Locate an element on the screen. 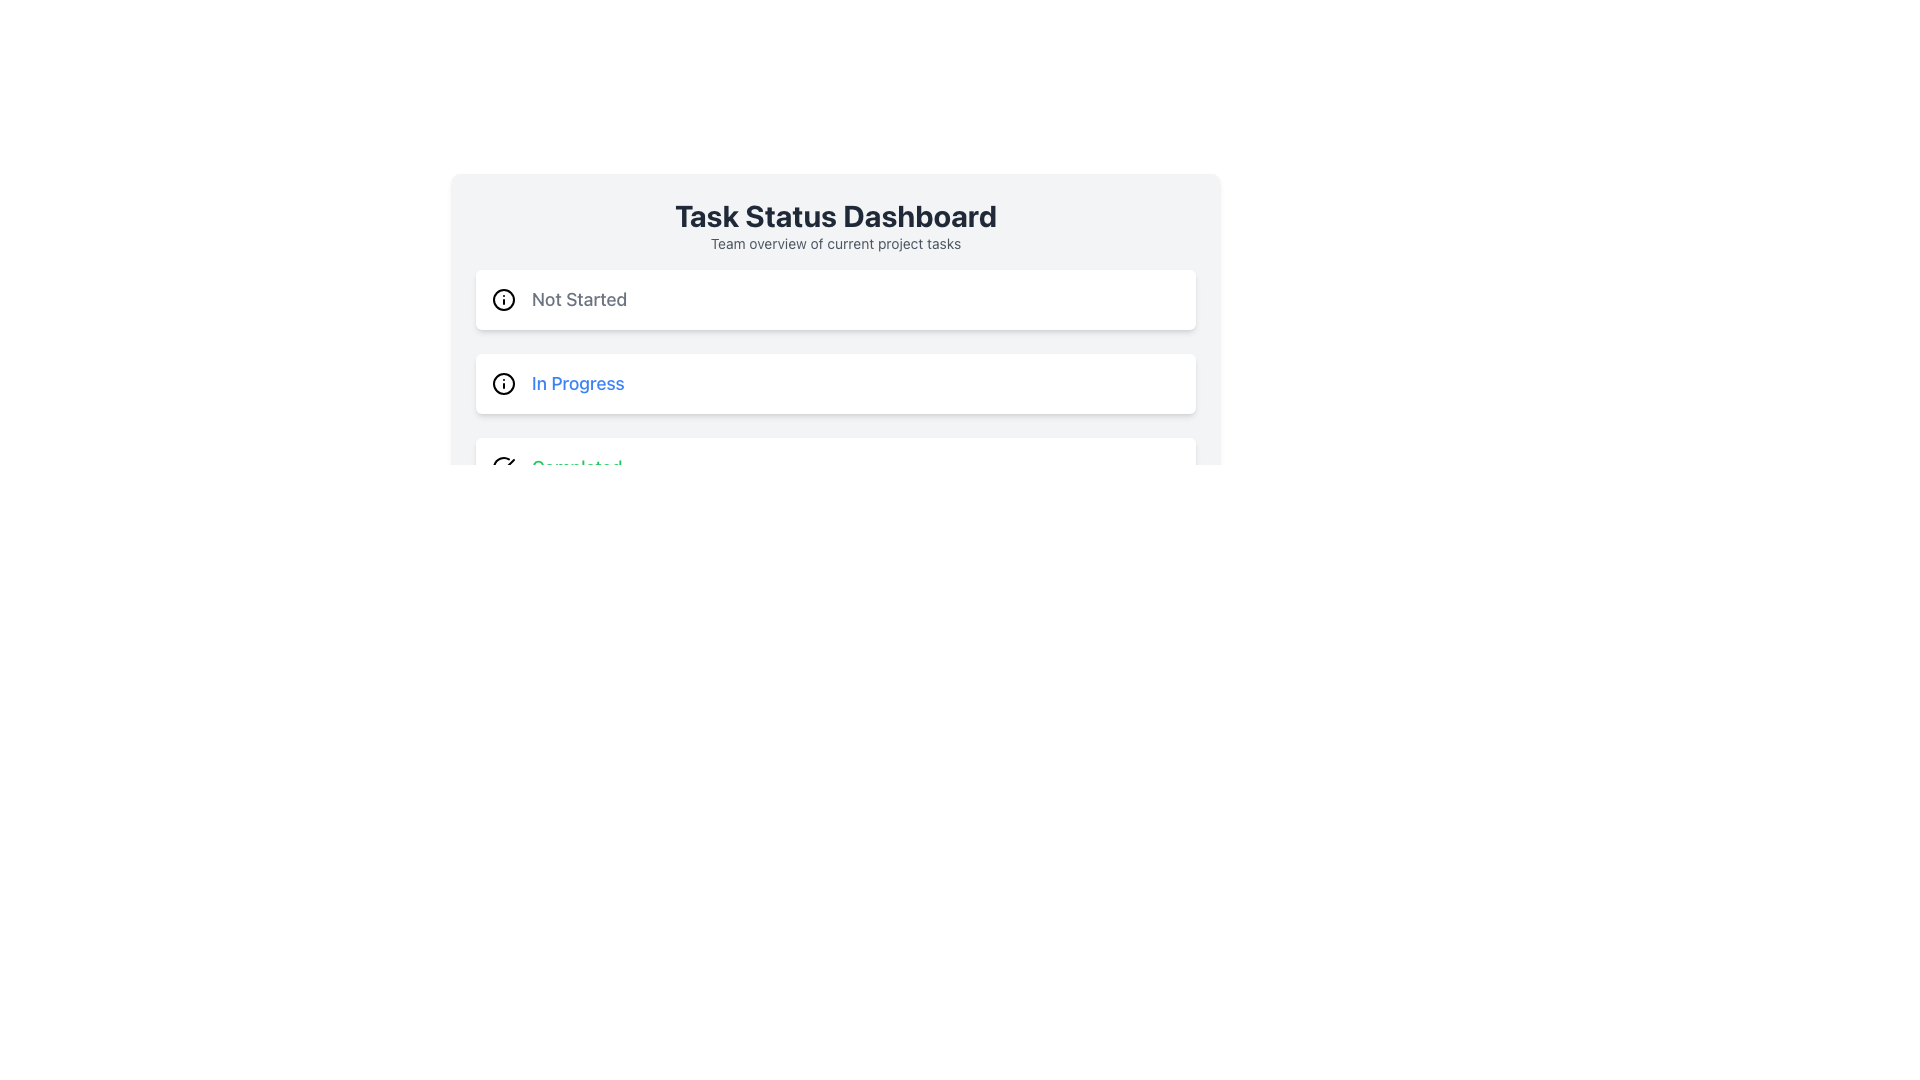 The height and width of the screenshot is (1080, 1920). the 'In Progress' task status button in the task management interface is located at coordinates (835, 384).